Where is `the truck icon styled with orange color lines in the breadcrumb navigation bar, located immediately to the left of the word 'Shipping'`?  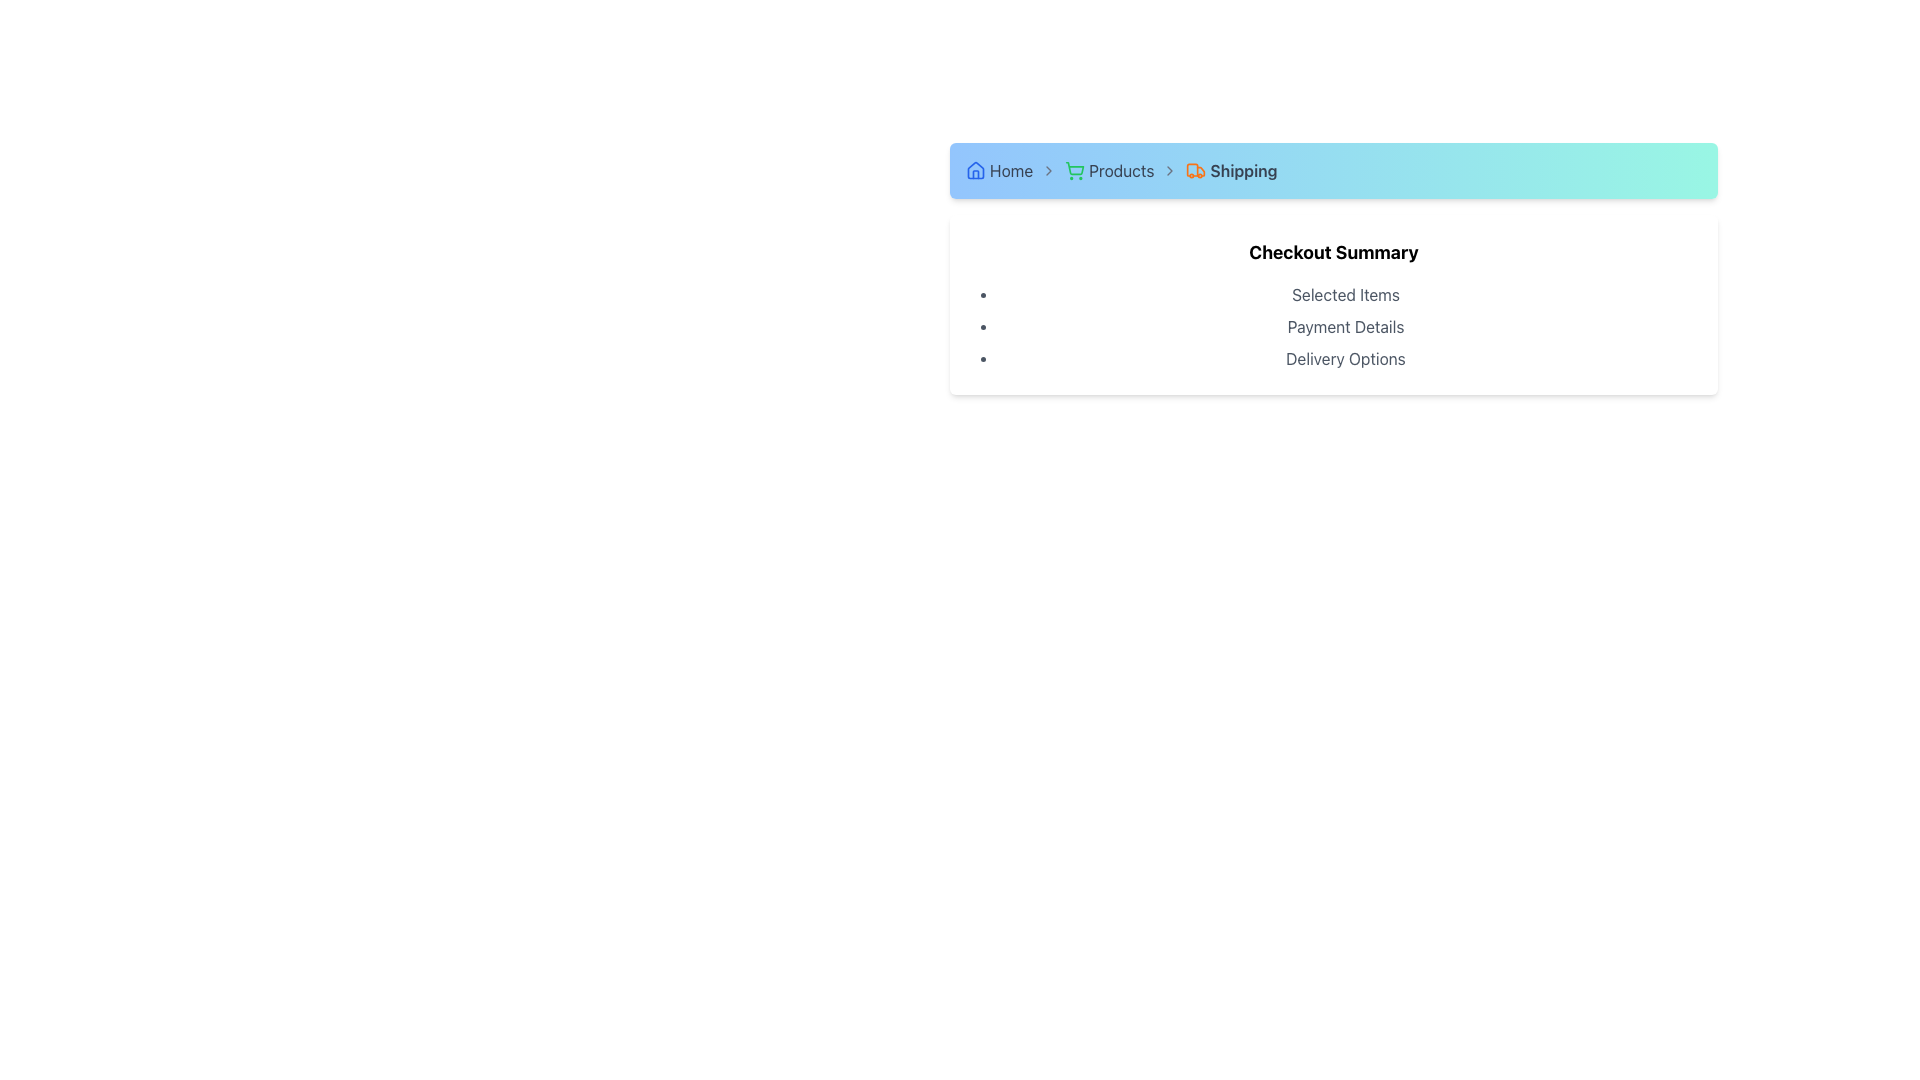
the truck icon styled with orange color lines in the breadcrumb navigation bar, located immediately to the left of the word 'Shipping' is located at coordinates (1196, 169).